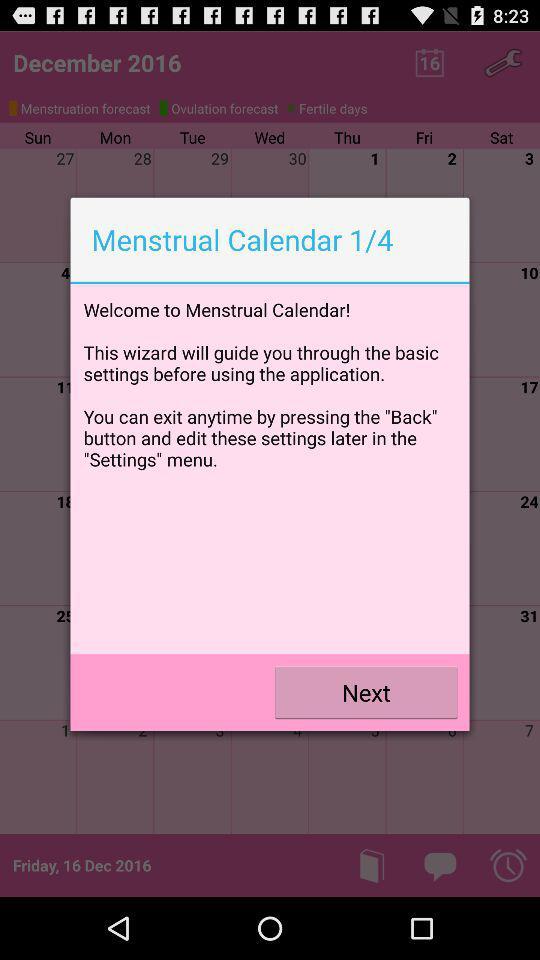 Image resolution: width=540 pixels, height=960 pixels. What do you see at coordinates (365, 692) in the screenshot?
I see `icon at the bottom right corner` at bounding box center [365, 692].